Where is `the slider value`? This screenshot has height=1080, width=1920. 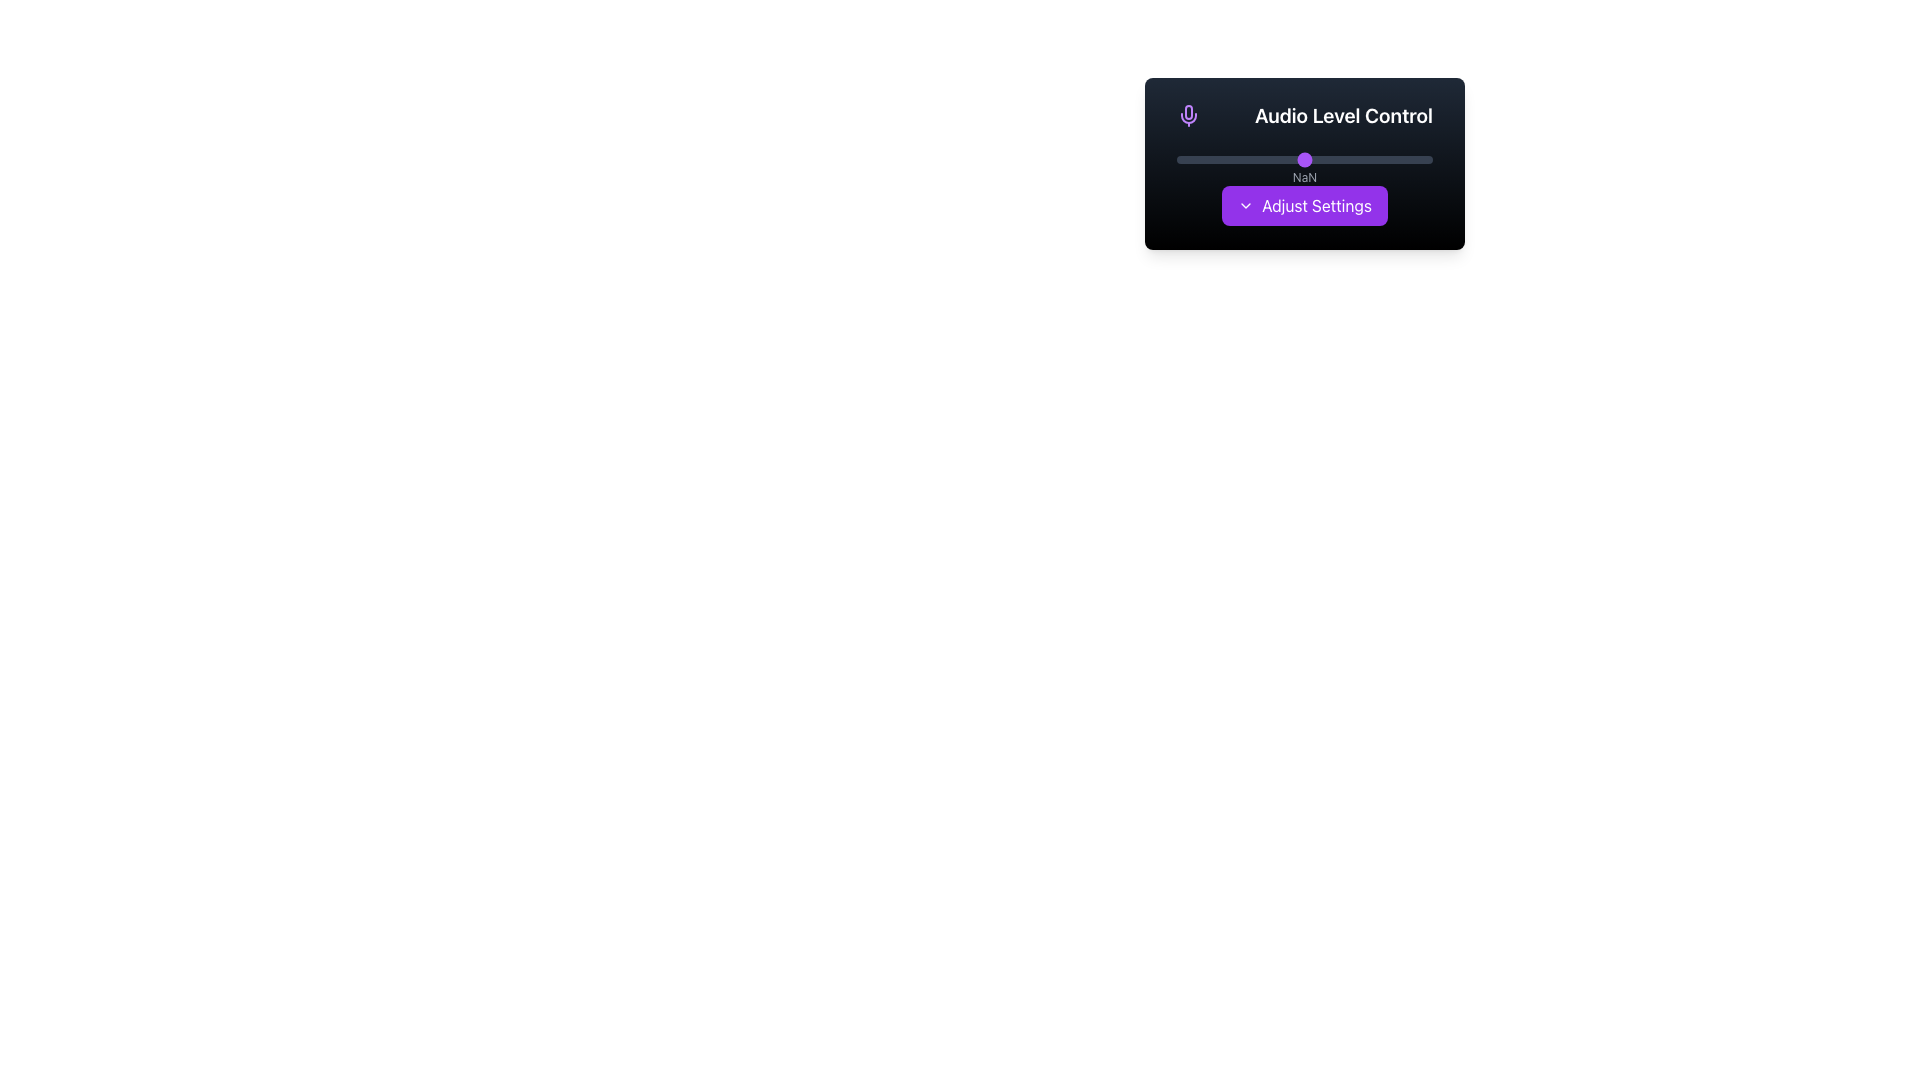
the slider value is located at coordinates (1328, 158).